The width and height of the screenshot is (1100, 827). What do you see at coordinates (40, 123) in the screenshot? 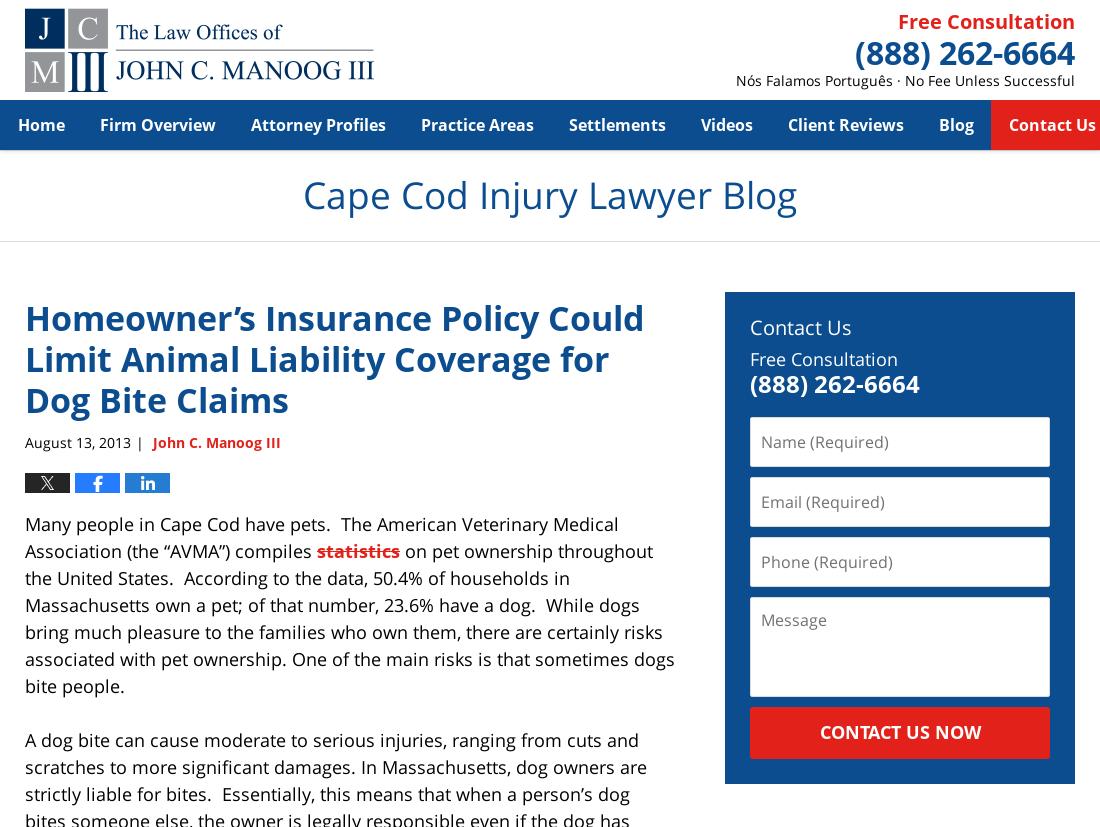
I see `'Home'` at bounding box center [40, 123].